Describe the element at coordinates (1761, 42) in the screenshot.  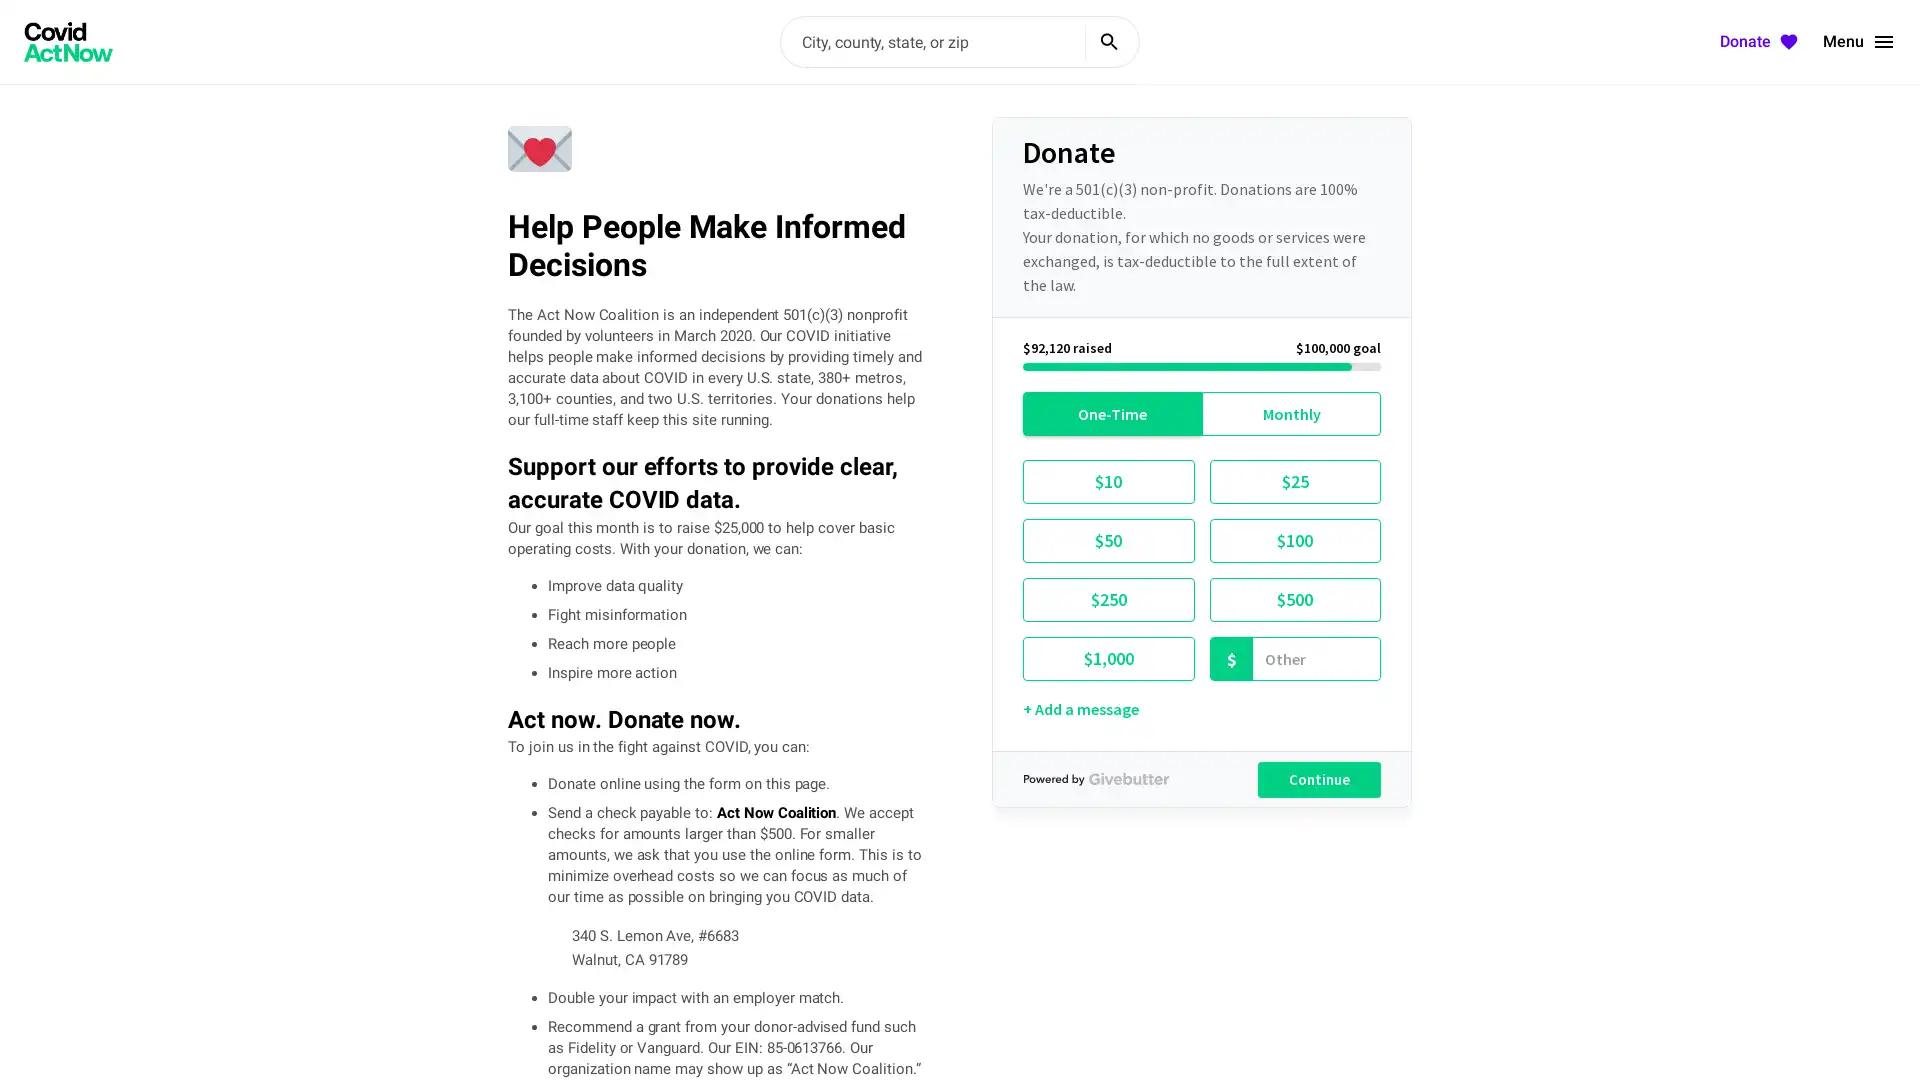
I see `Donate` at that location.